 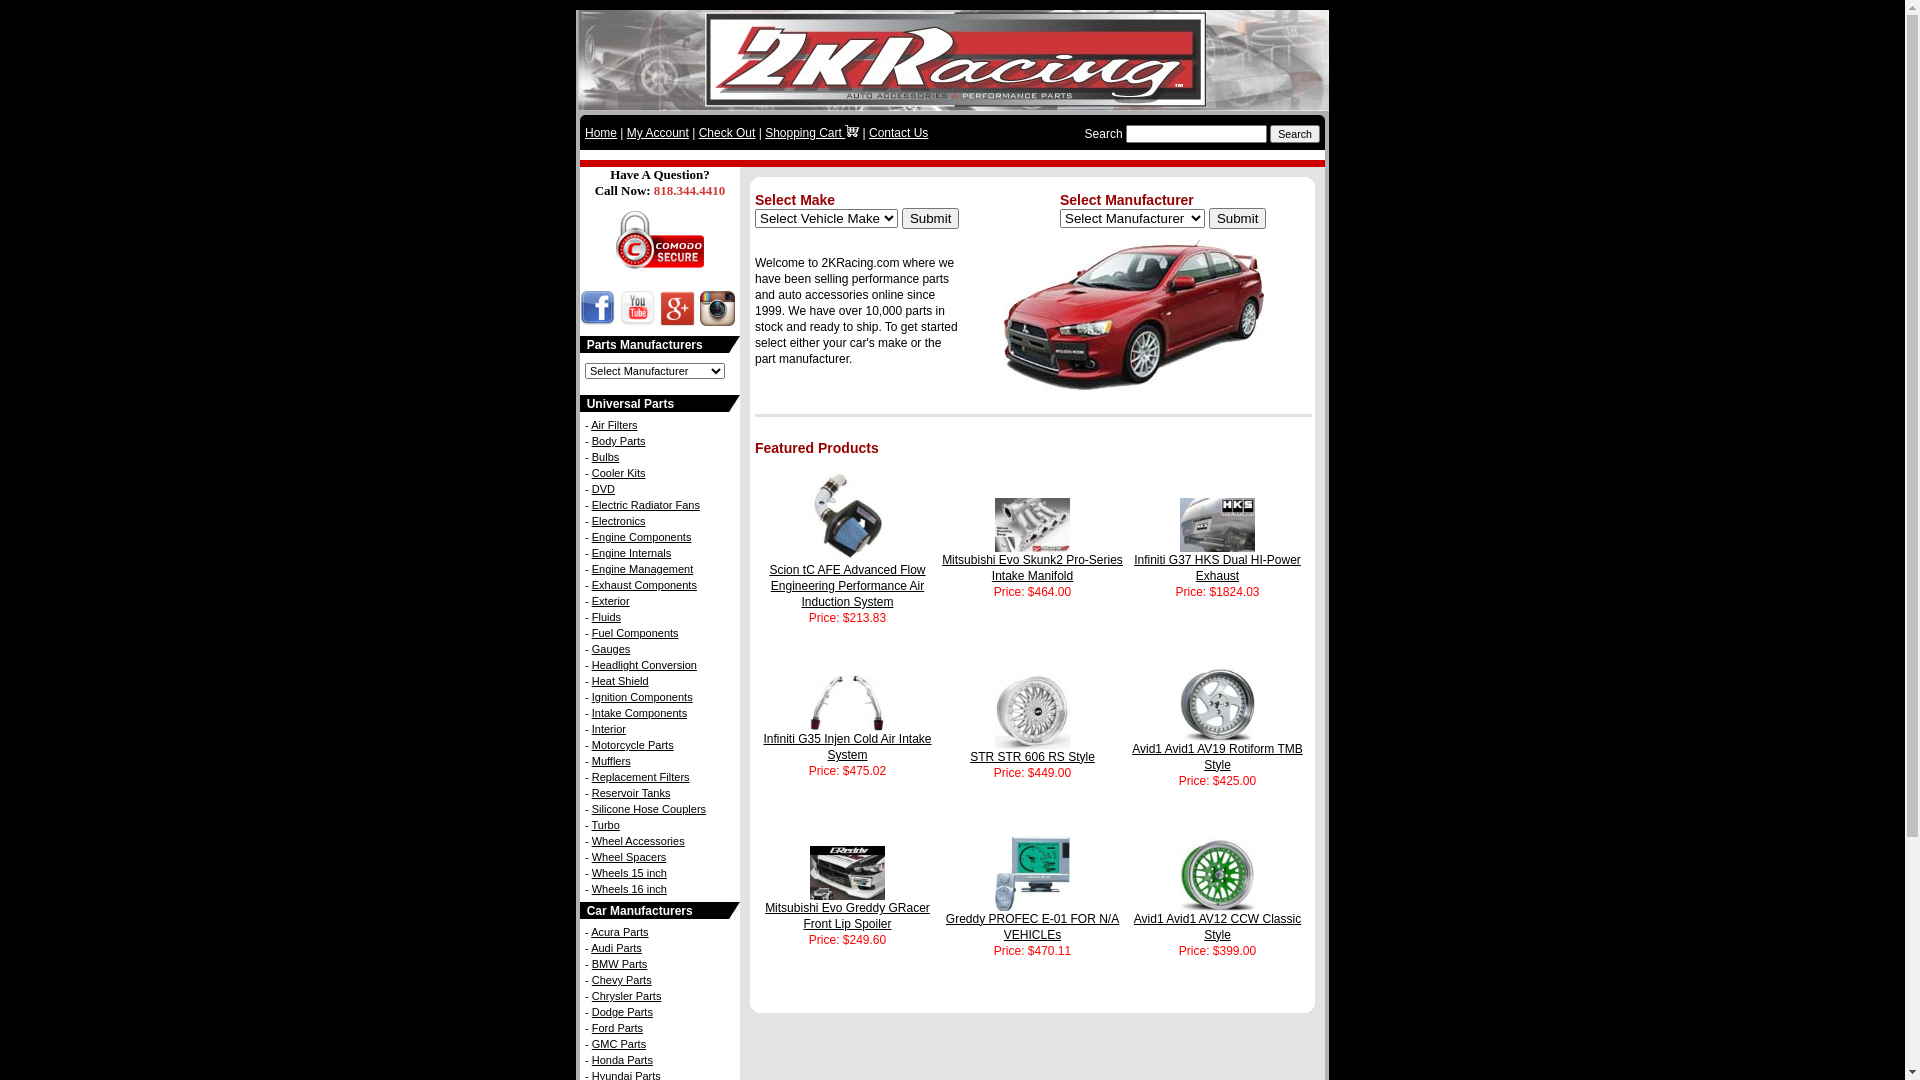 I want to click on 'Mufflers', so click(x=610, y=760).